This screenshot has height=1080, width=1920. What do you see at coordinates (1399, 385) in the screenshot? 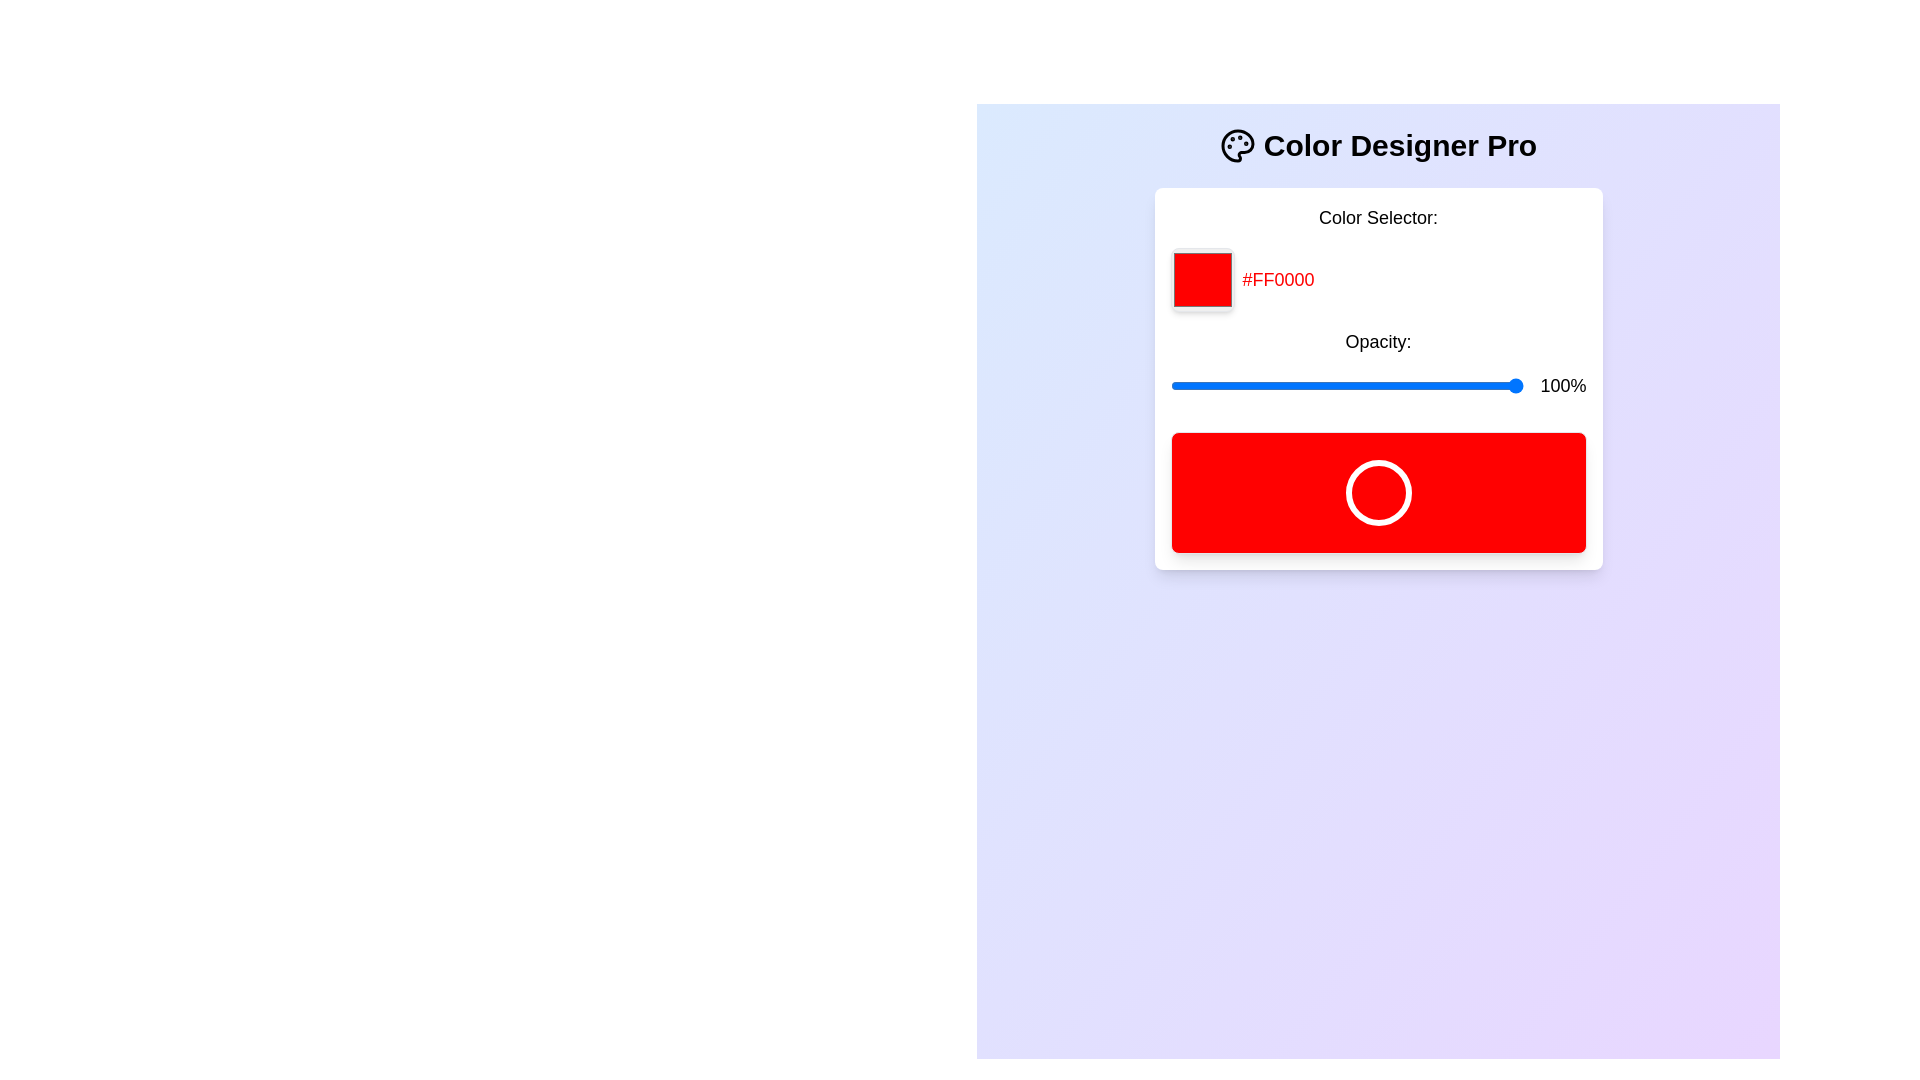
I see `the opacity slider` at bounding box center [1399, 385].